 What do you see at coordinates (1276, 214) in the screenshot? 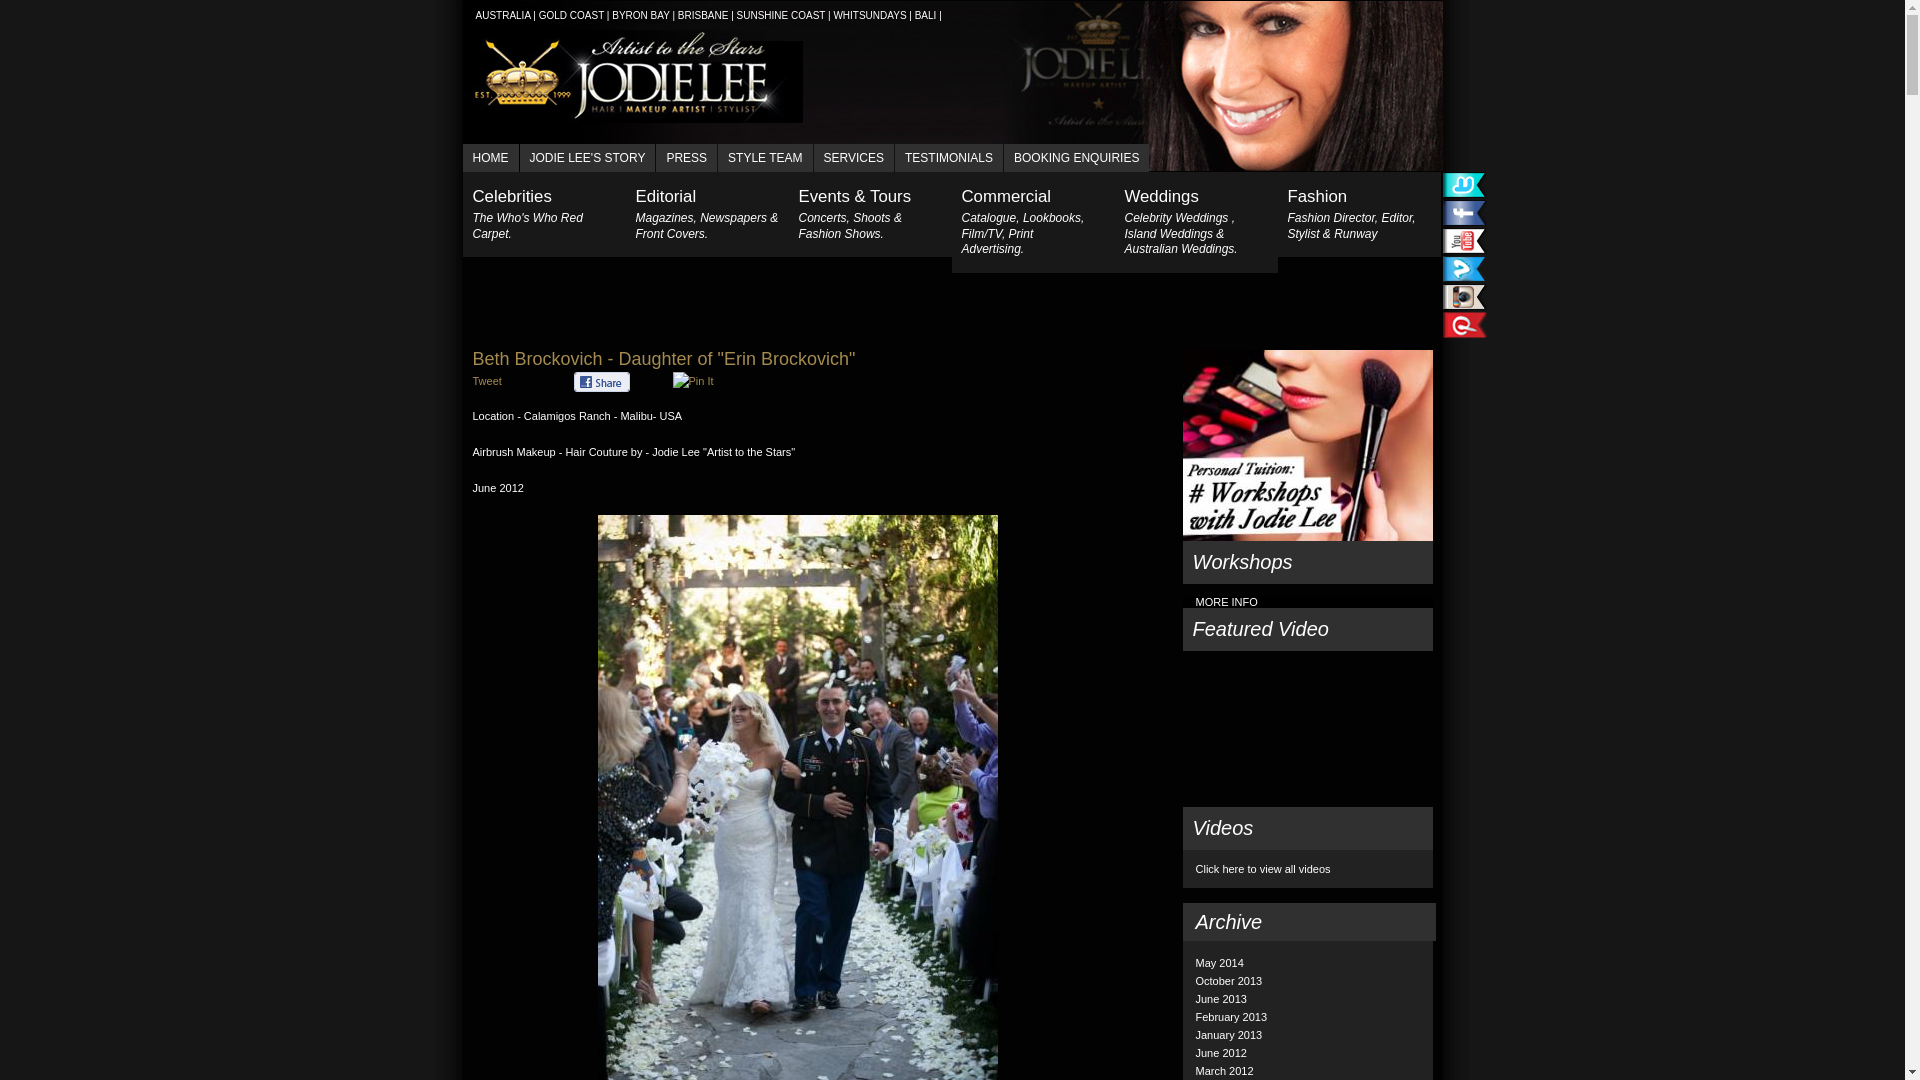
I see `'Fashion` at bounding box center [1276, 214].